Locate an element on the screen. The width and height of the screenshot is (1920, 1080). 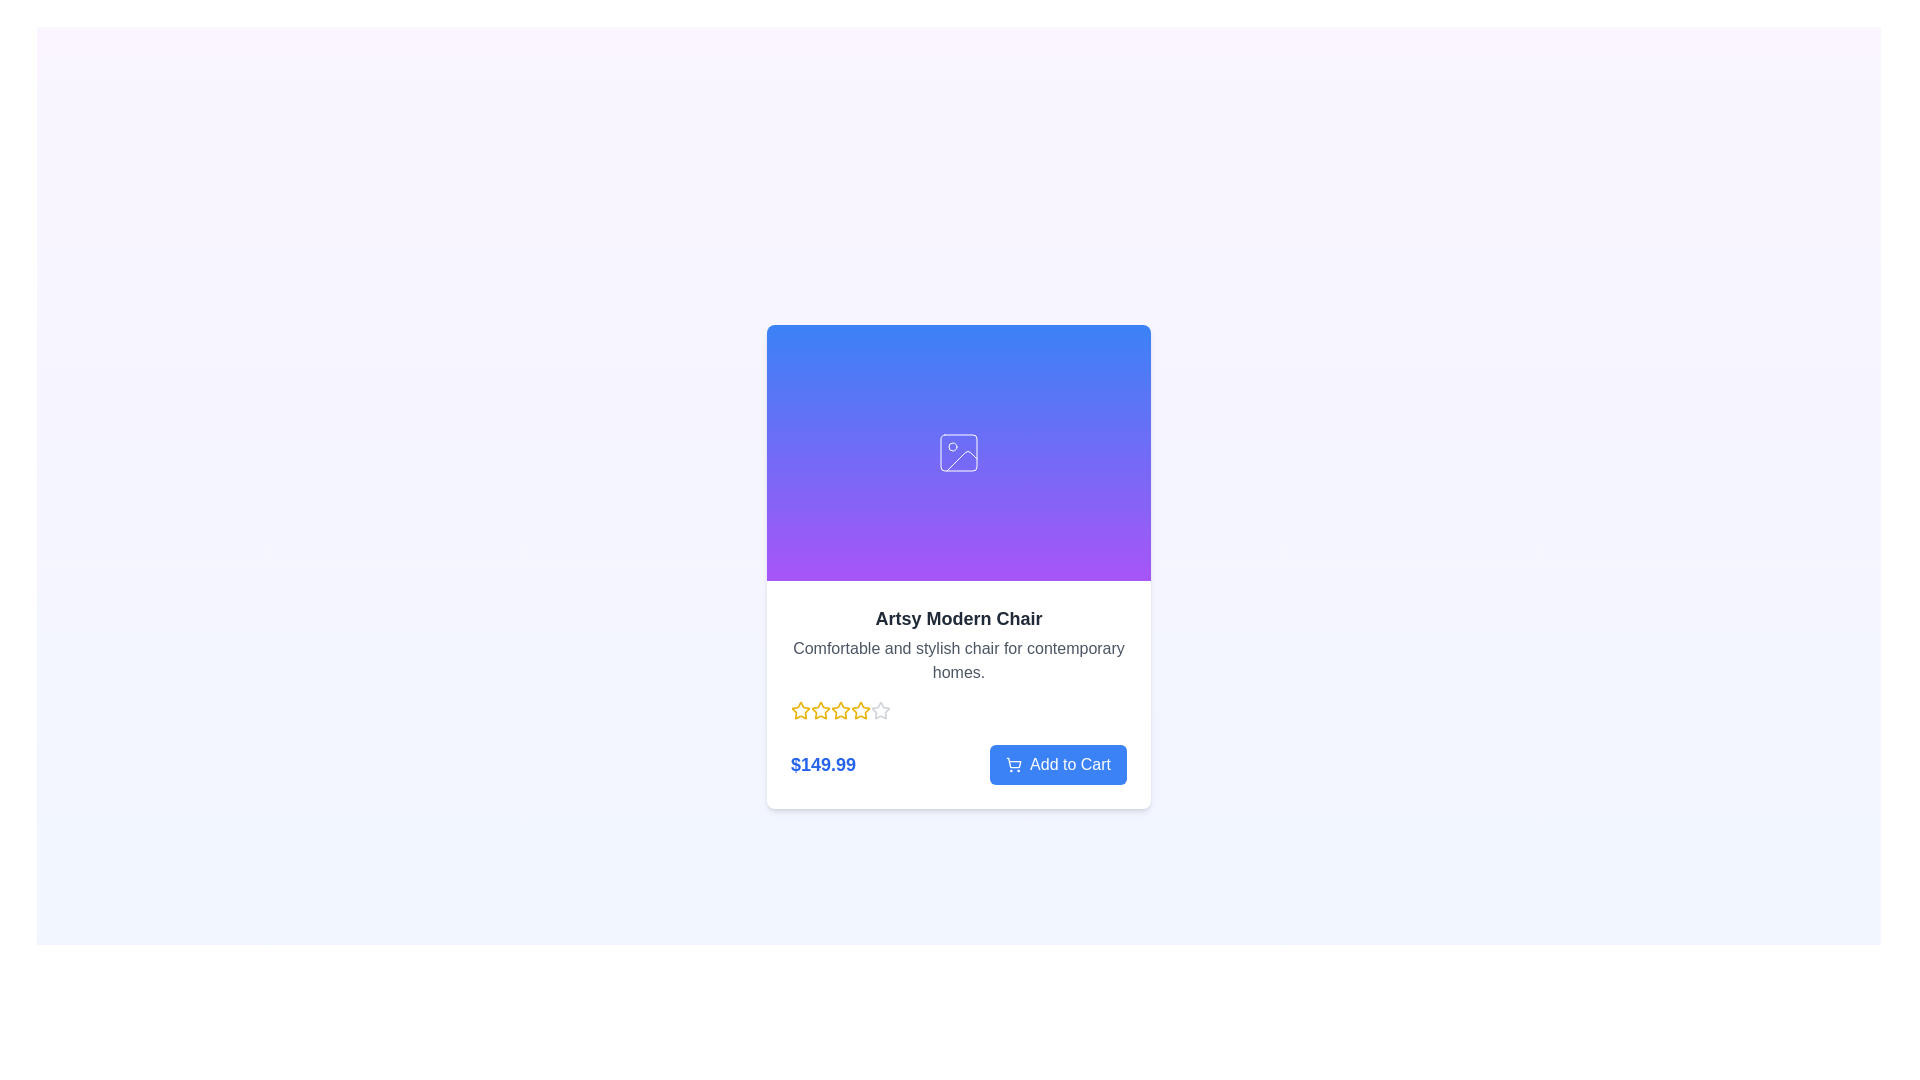
the third star icon in the rating scale to set a rating for the product is located at coordinates (880, 709).